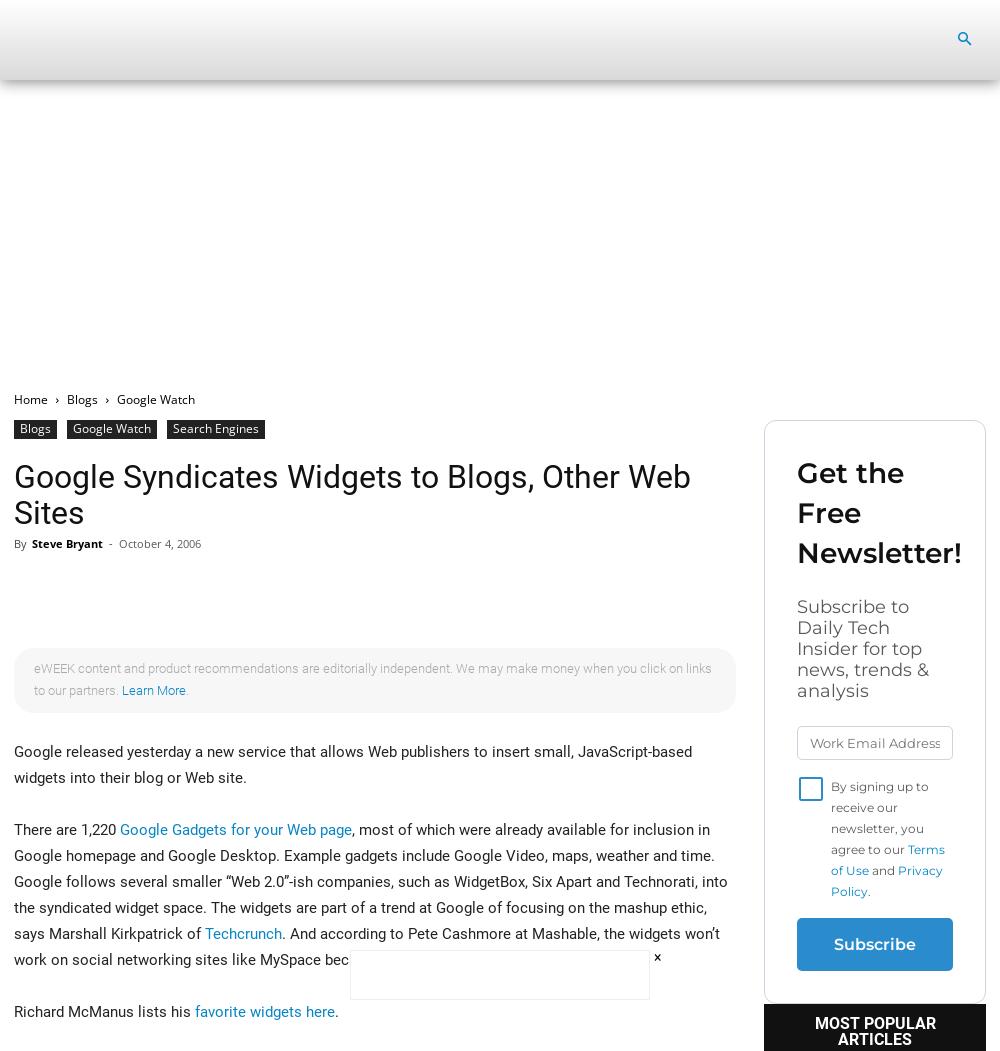 Image resolution: width=1000 pixels, height=1051 pixels. What do you see at coordinates (235, 829) in the screenshot?
I see `'Google Gadgets for your Web page'` at bounding box center [235, 829].